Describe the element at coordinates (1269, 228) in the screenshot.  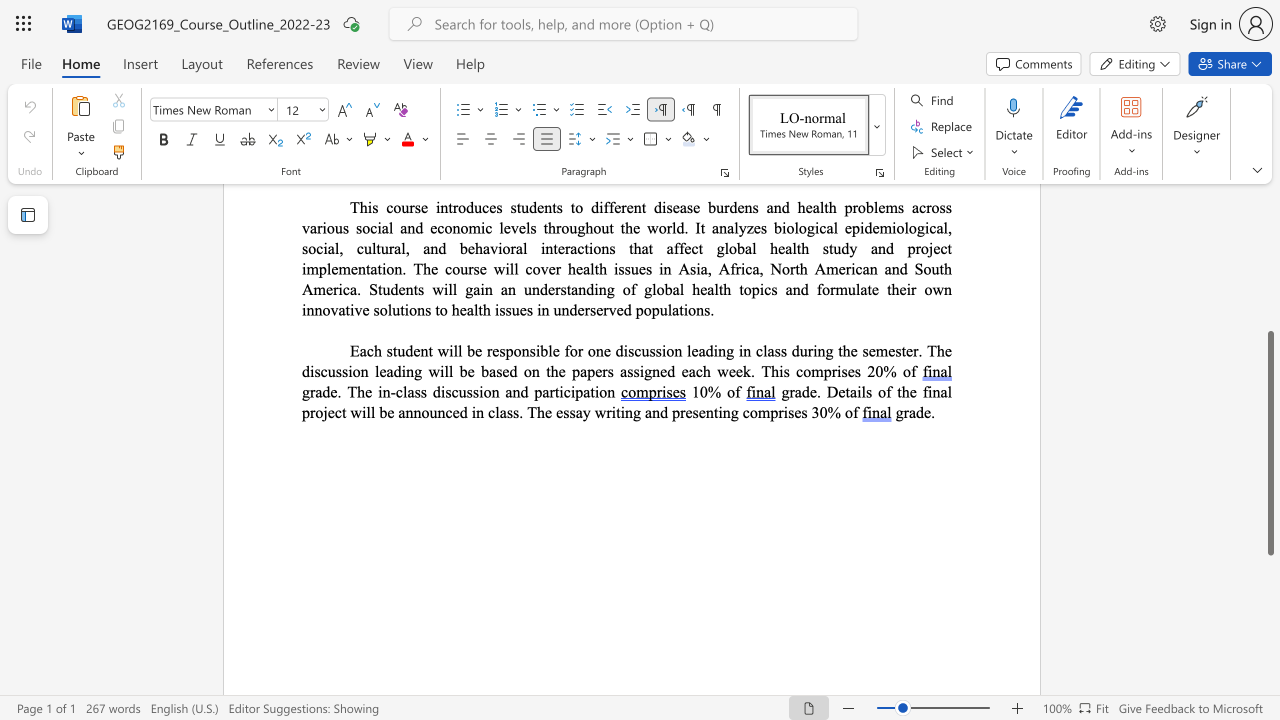
I see `the scrollbar on the right to shift the page higher` at that location.